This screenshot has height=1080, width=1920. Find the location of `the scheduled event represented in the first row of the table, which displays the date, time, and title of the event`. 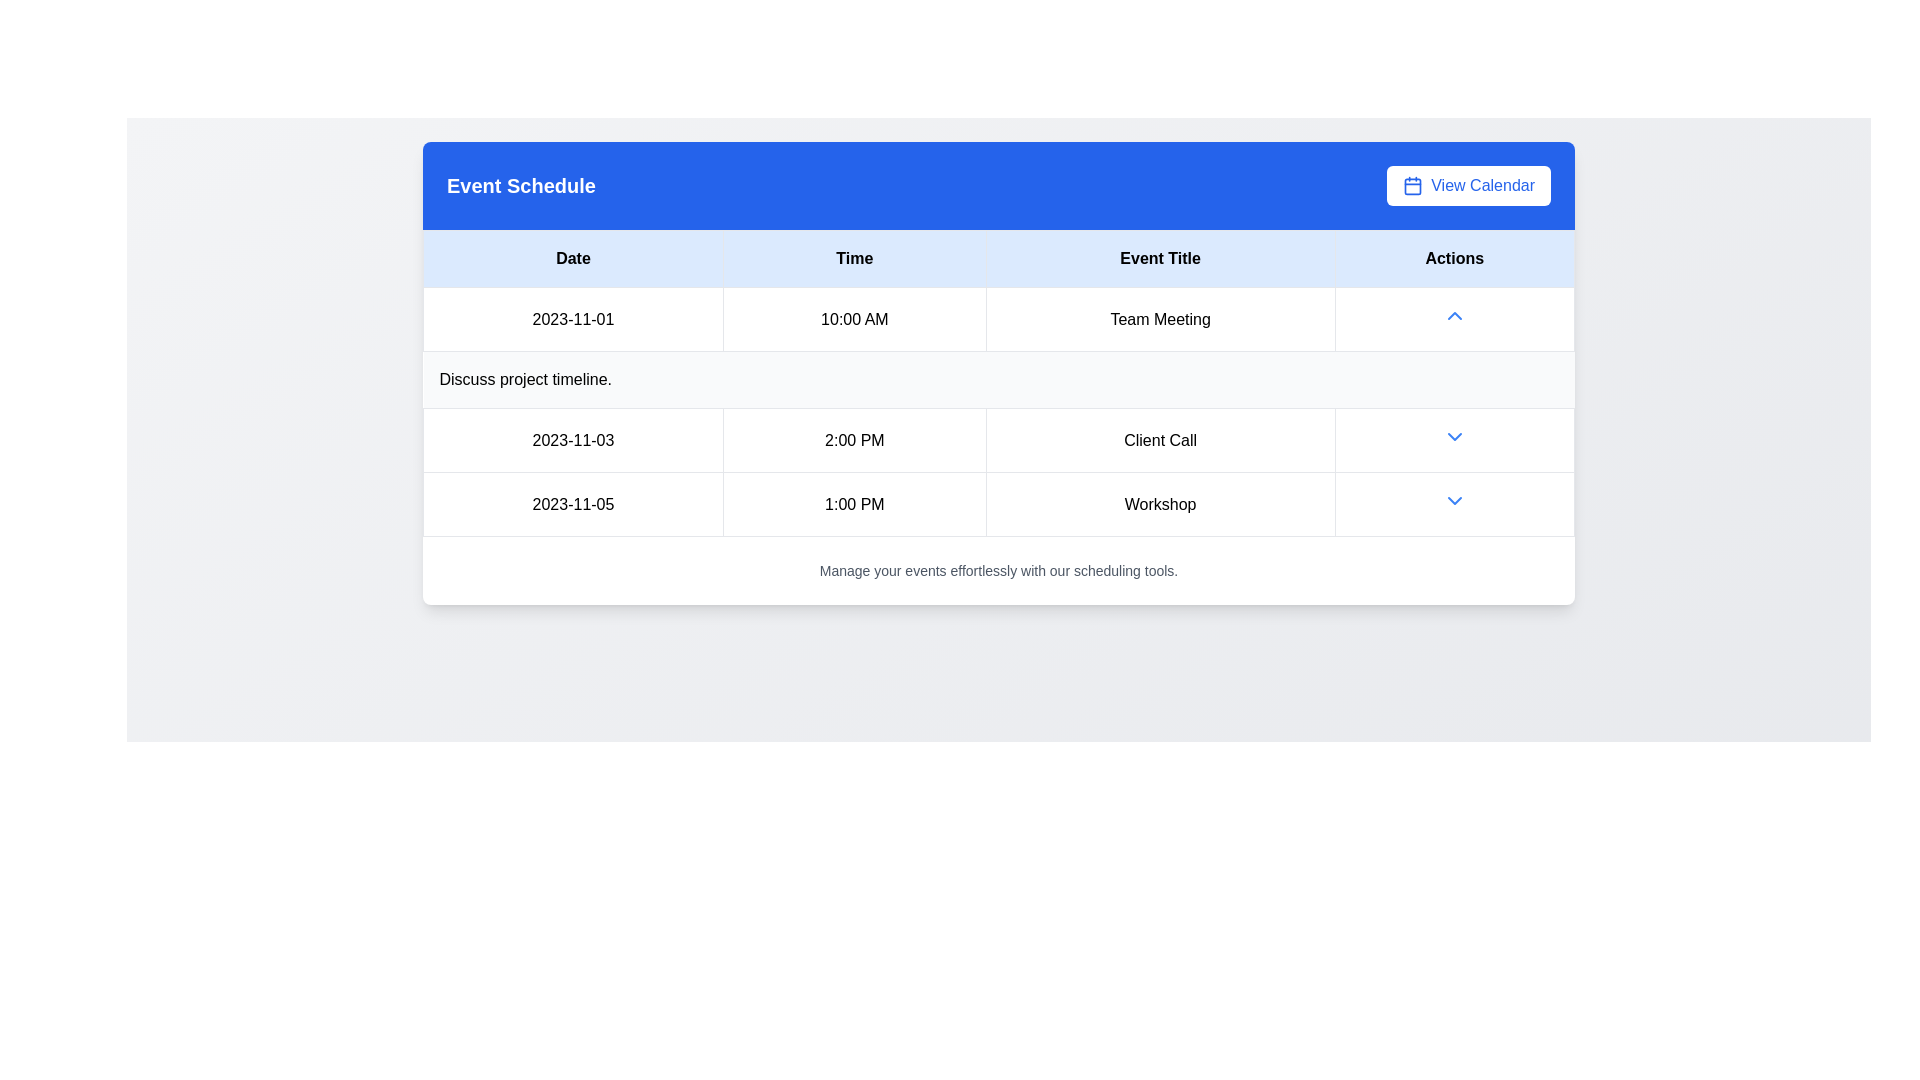

the scheduled event represented in the first row of the table, which displays the date, time, and title of the event is located at coordinates (998, 318).